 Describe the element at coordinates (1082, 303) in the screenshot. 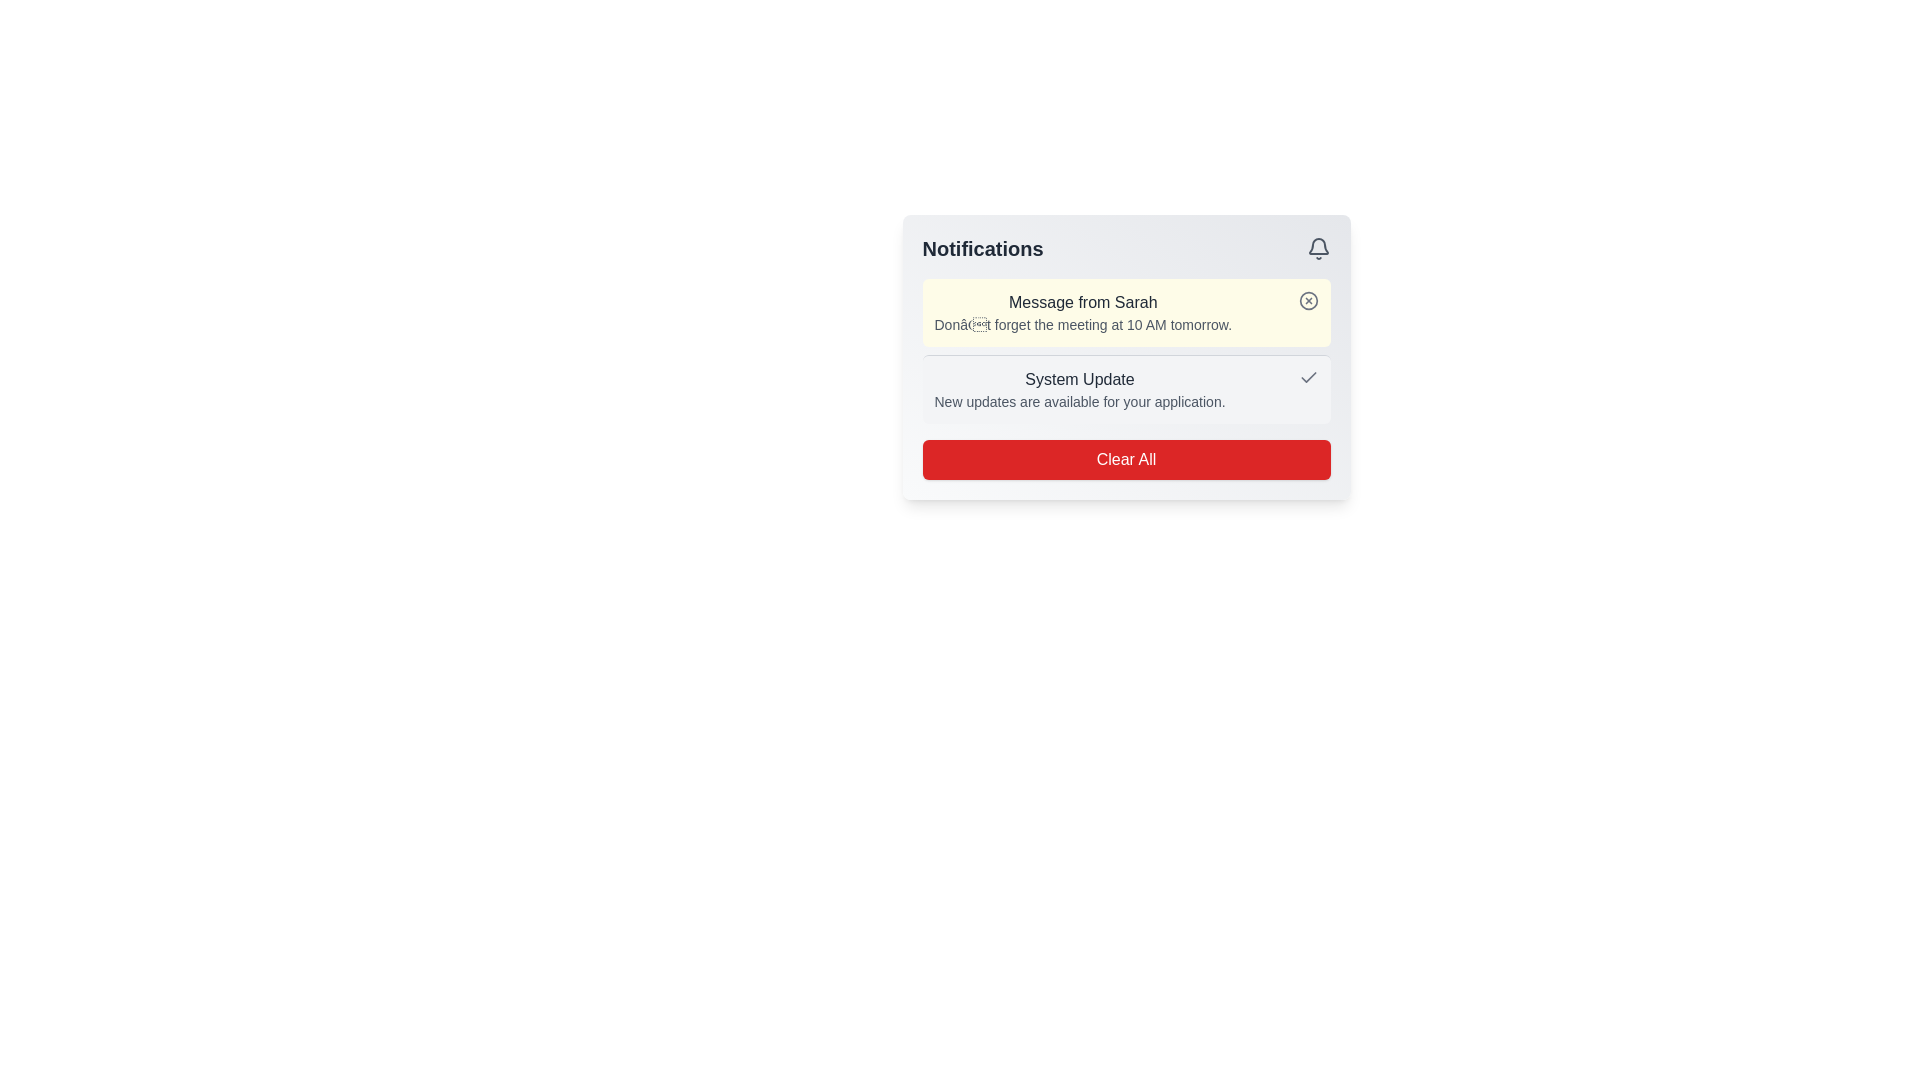

I see `the Text Label that serves as the title for the notification, which displays 'Message from Sarah' and is positioned at the top of the notification card` at that location.